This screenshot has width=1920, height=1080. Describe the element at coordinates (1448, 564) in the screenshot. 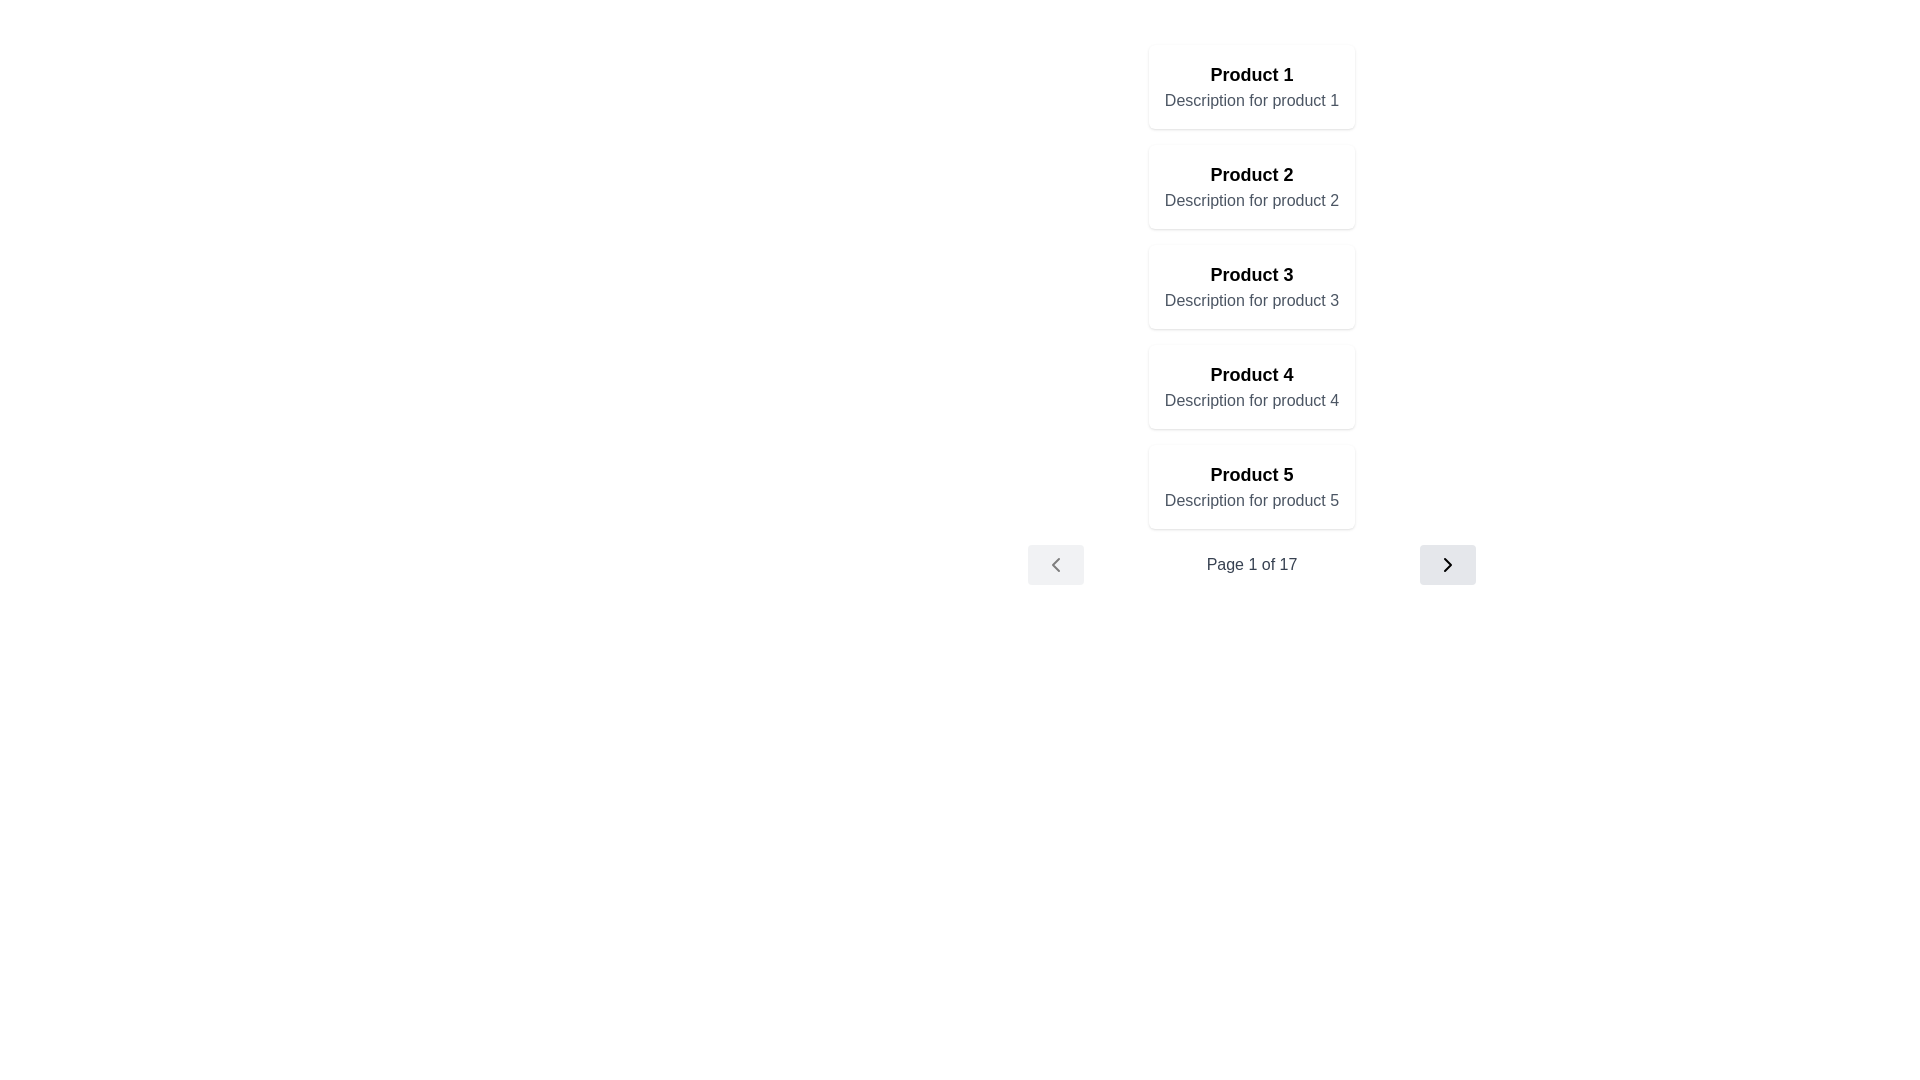

I see `the rightmost button in the horizontal navigation group, which has a light gray background and a black chevron pointing to the right, to observe the hover style` at that location.